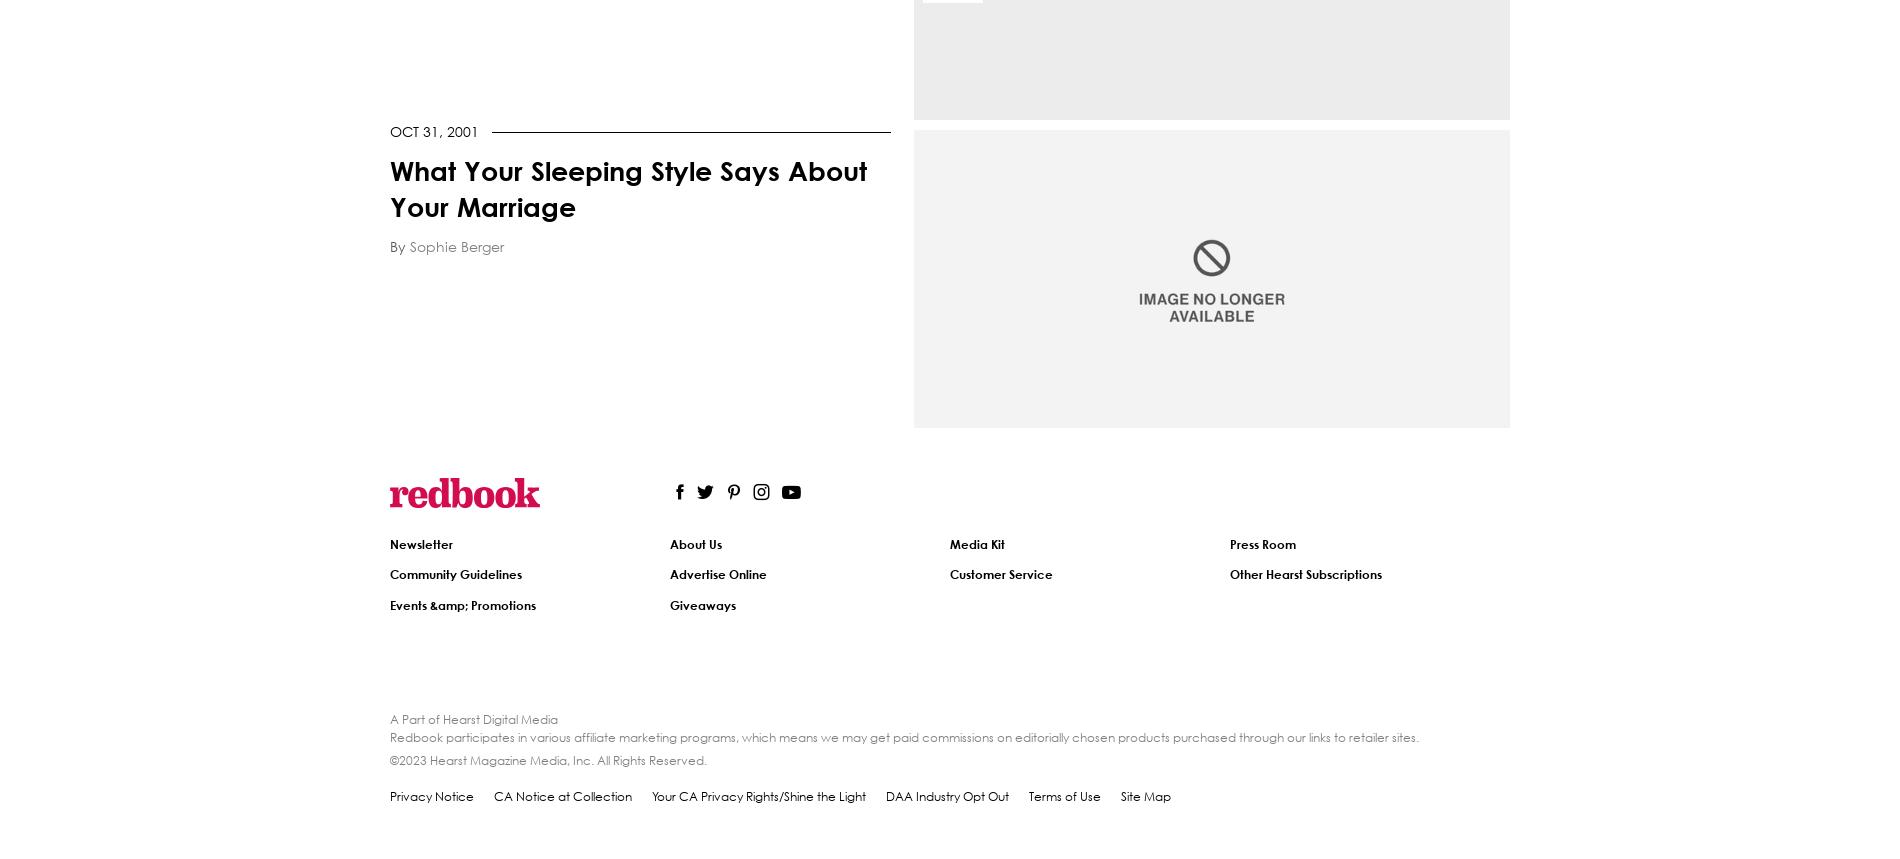 This screenshot has height=859, width=1900. Describe the element at coordinates (717, 574) in the screenshot. I see `'Advertise Online'` at that location.